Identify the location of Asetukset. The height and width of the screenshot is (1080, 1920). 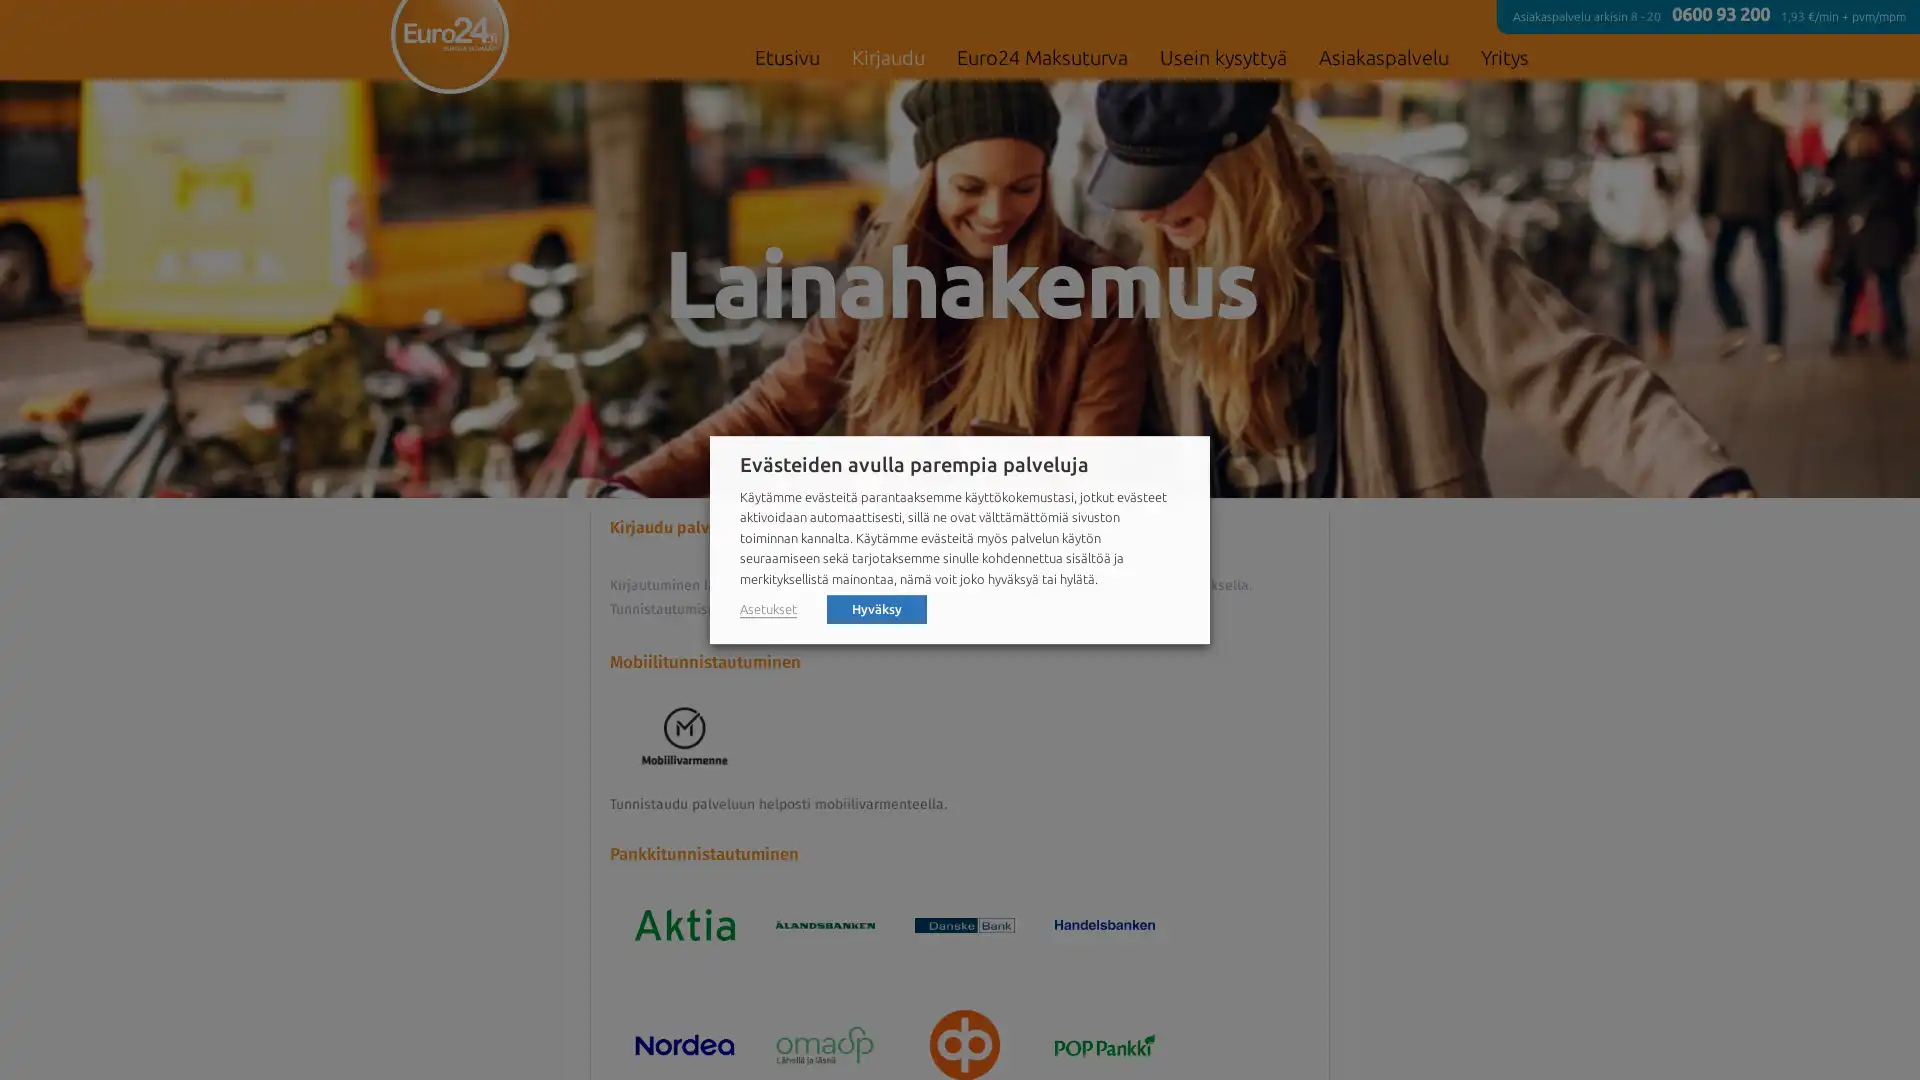
(767, 608).